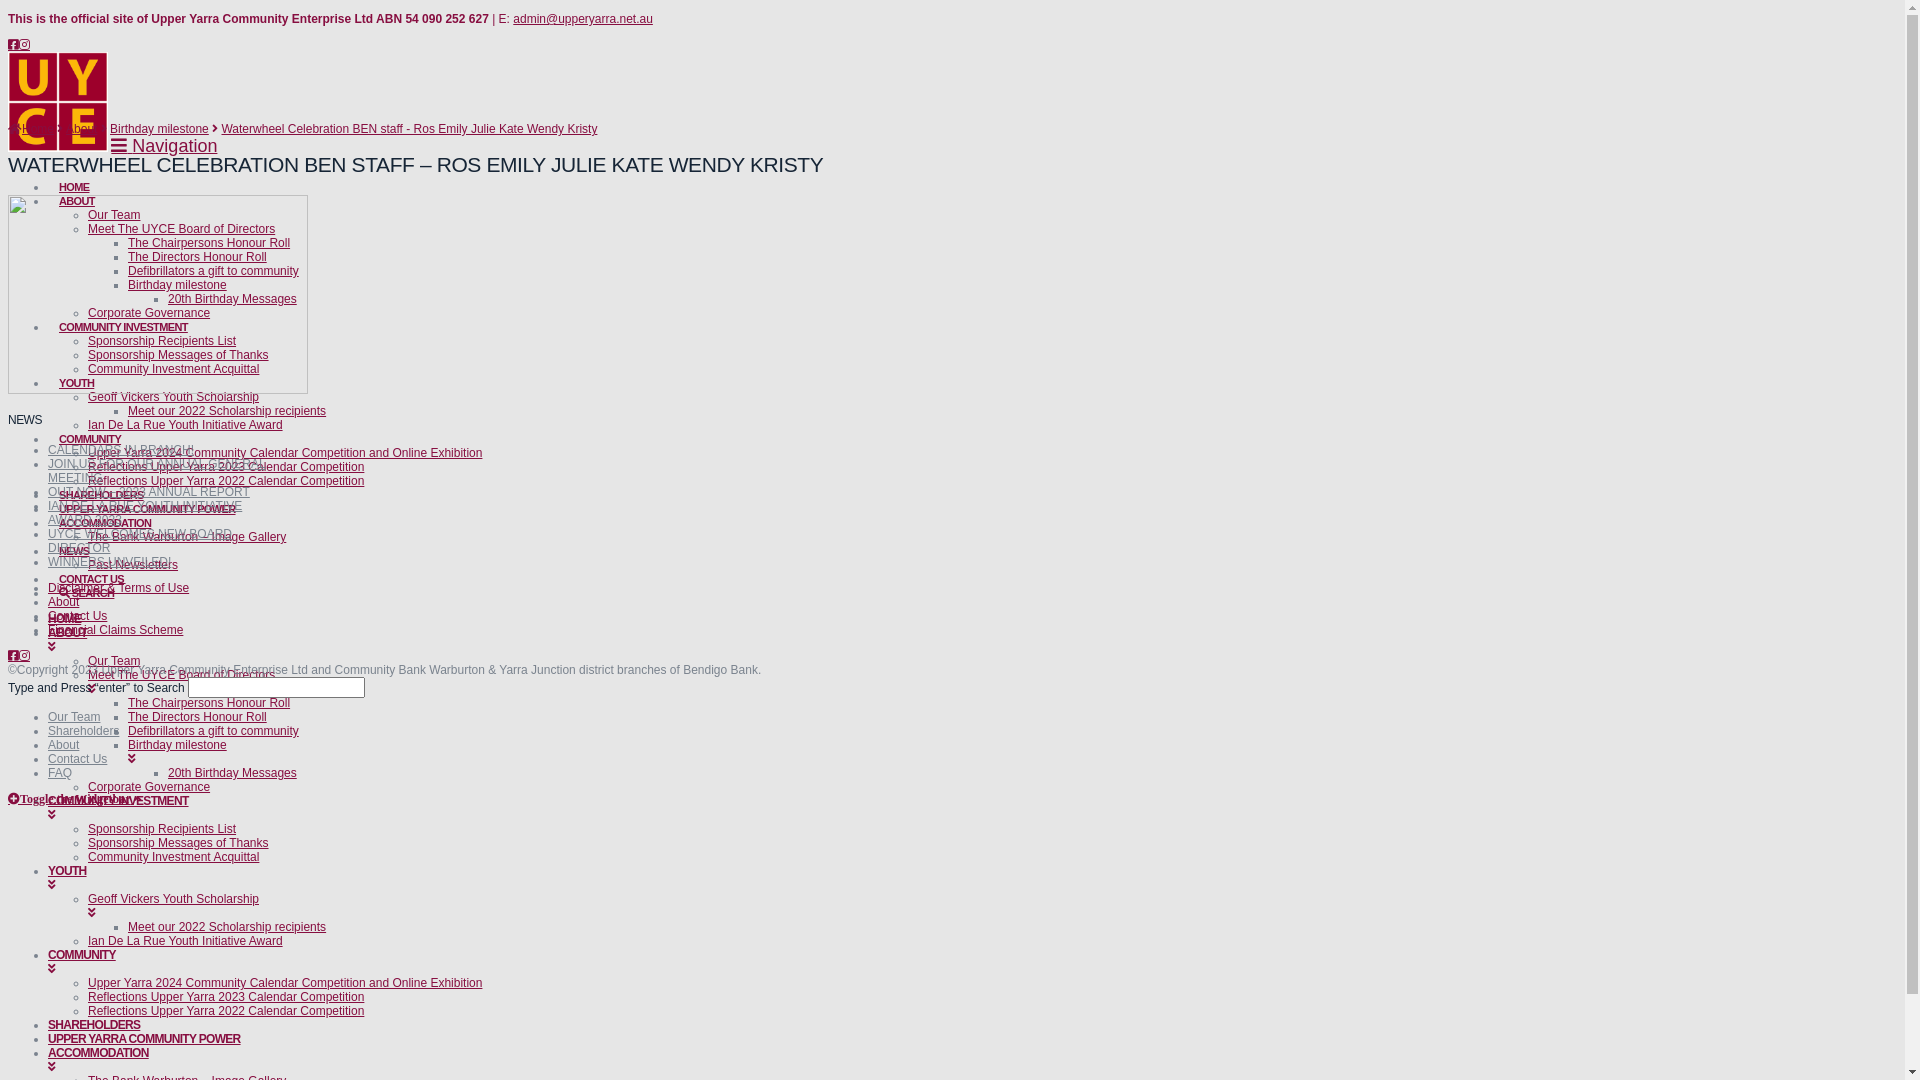 Image resolution: width=1920 pixels, height=1080 pixels. Describe the element at coordinates (71, 797) in the screenshot. I see `'Toggle the Widgetbar'` at that location.